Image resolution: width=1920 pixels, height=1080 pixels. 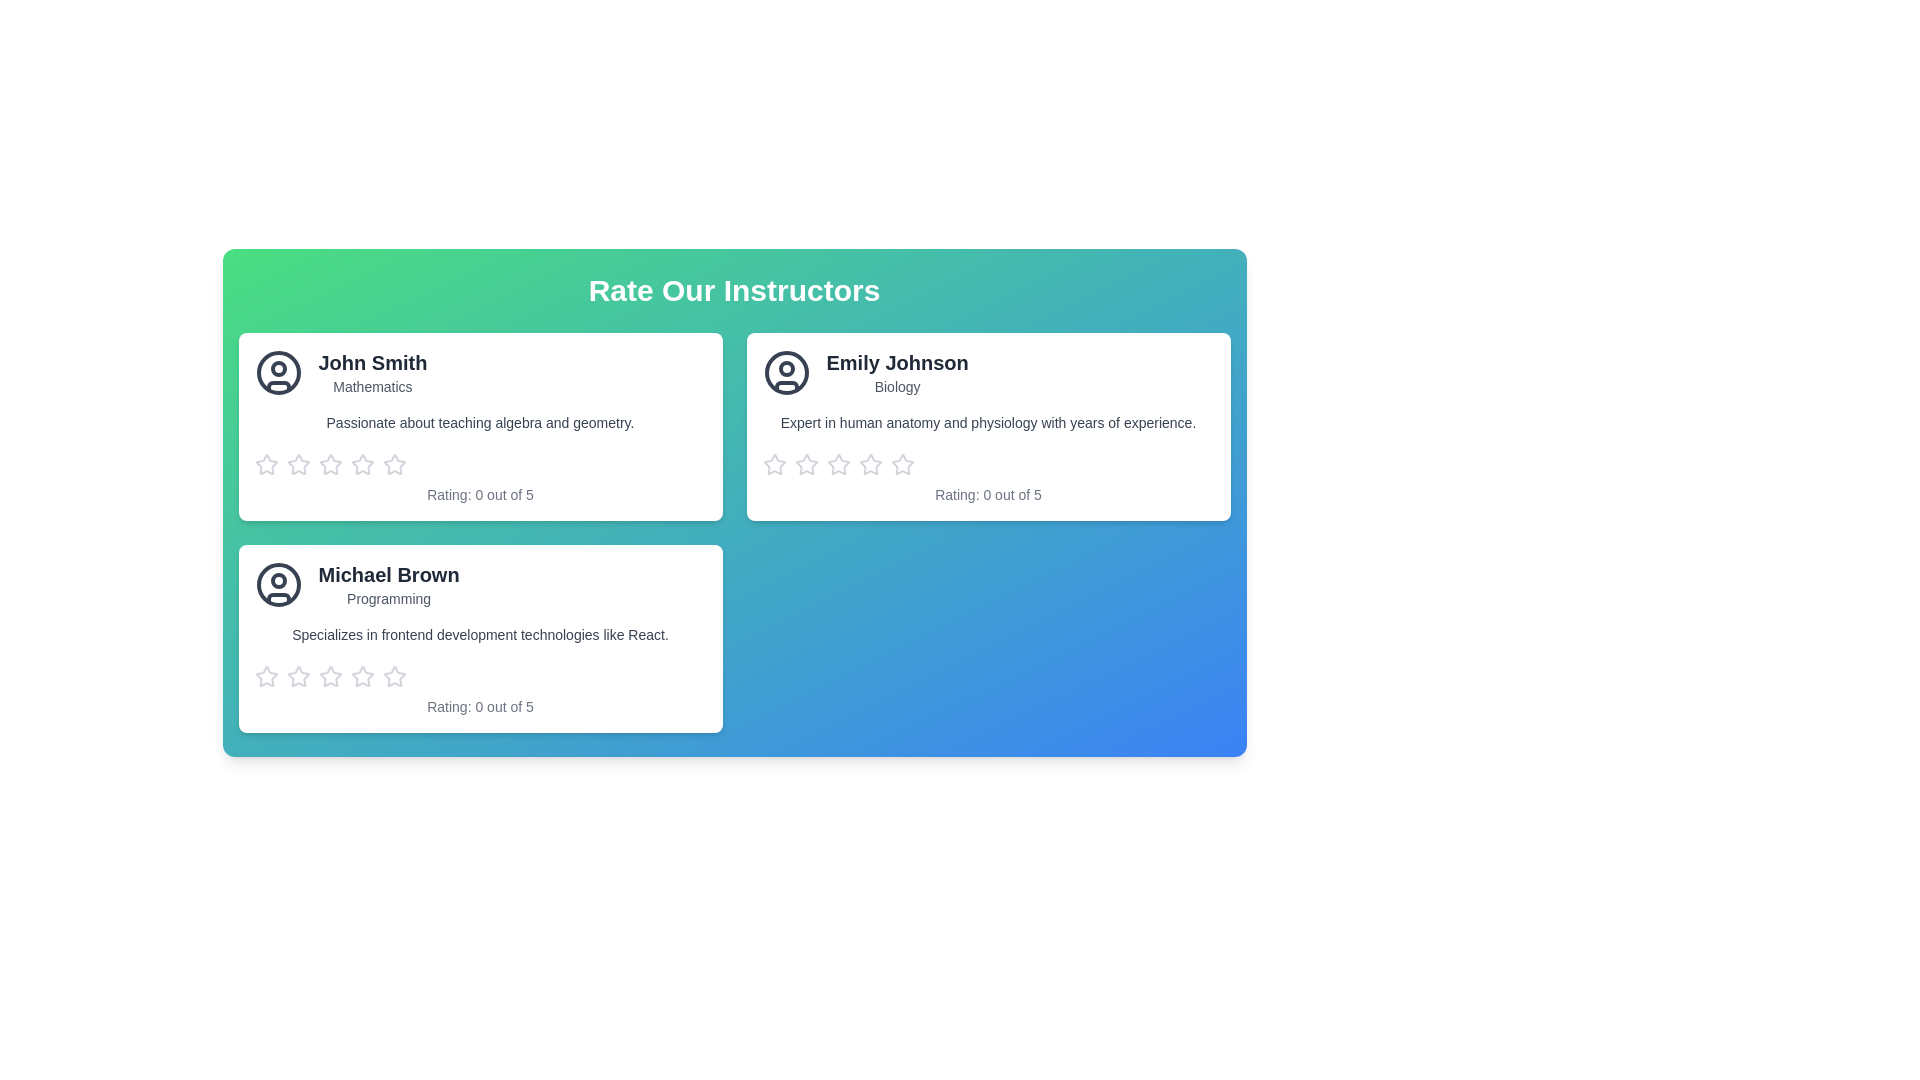 I want to click on the decorative circular SVG element representing the inner detail of the user profile icon on Michael Brown's card, located in the bottom left of the displayed grid, so click(x=277, y=581).